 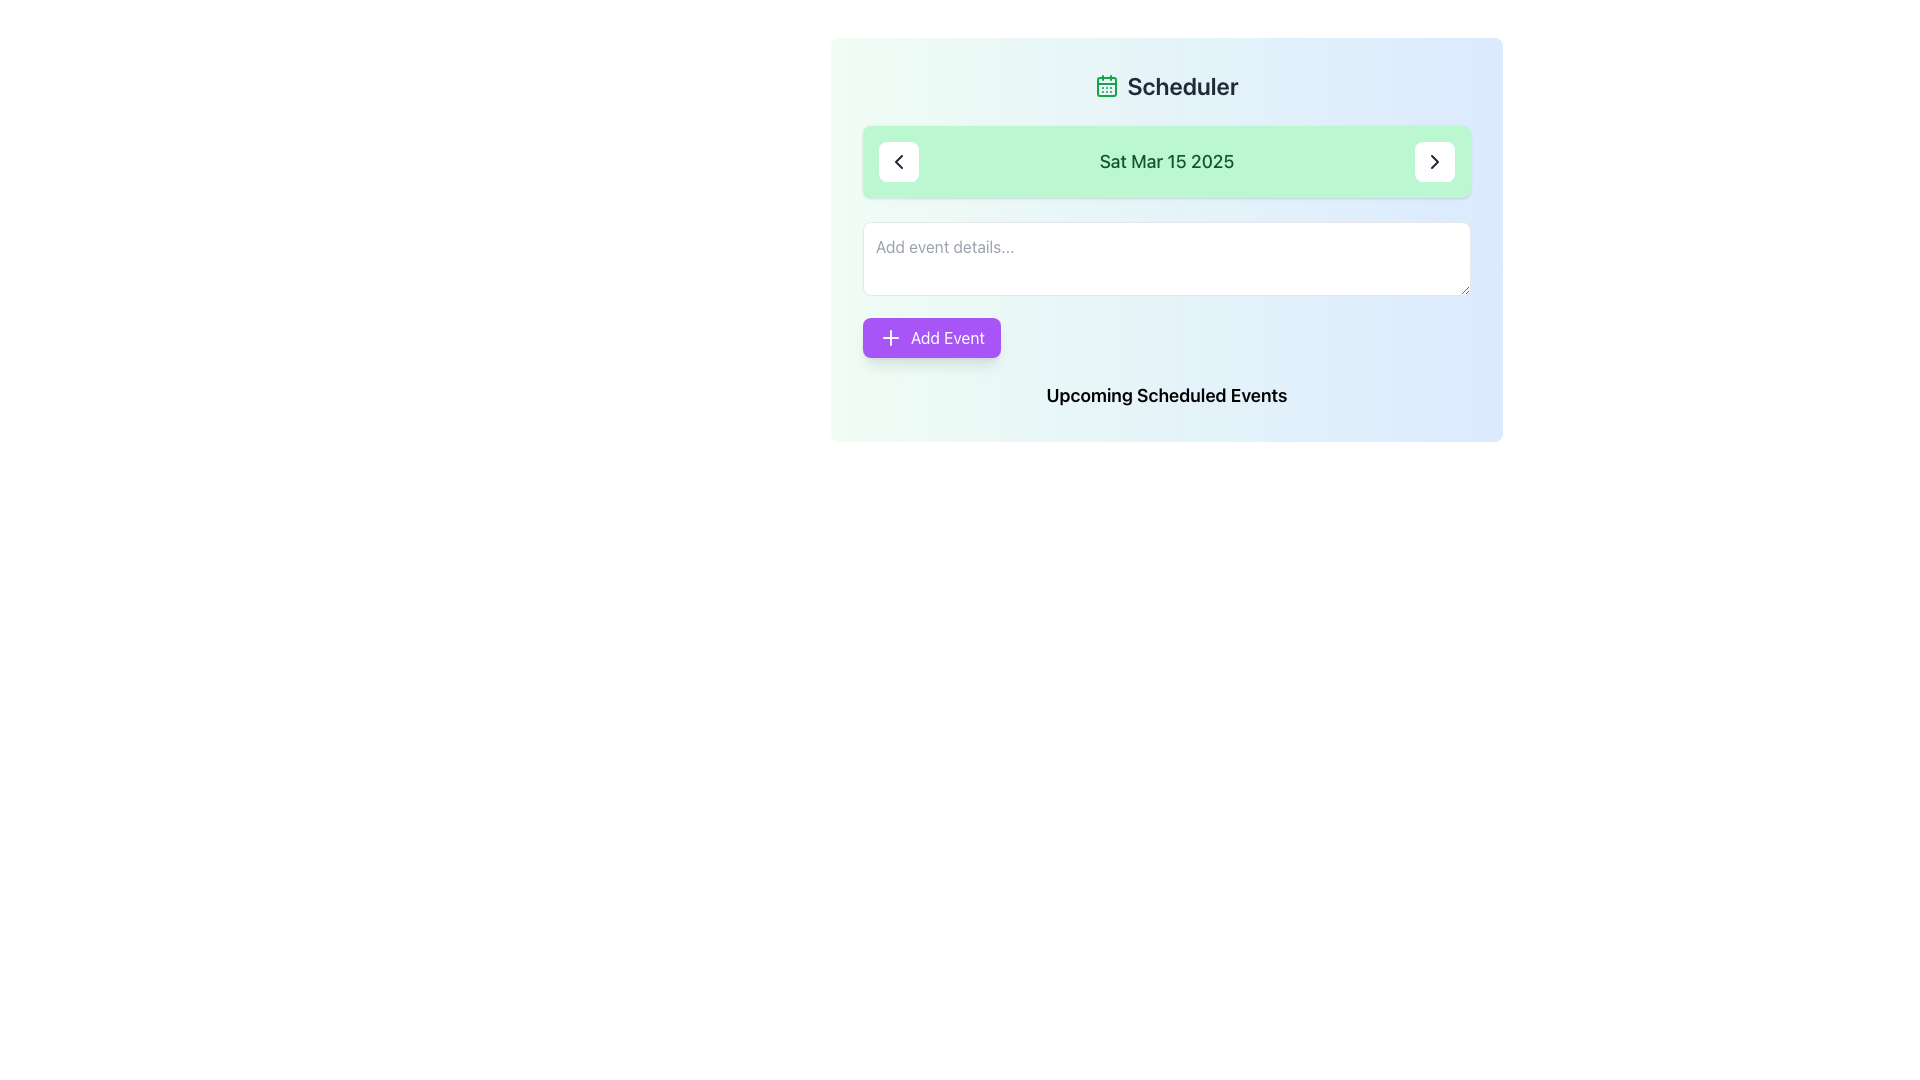 I want to click on the backward navigation button located on the left side of the highlighted date bar in the scheduler interface, so click(x=897, y=161).